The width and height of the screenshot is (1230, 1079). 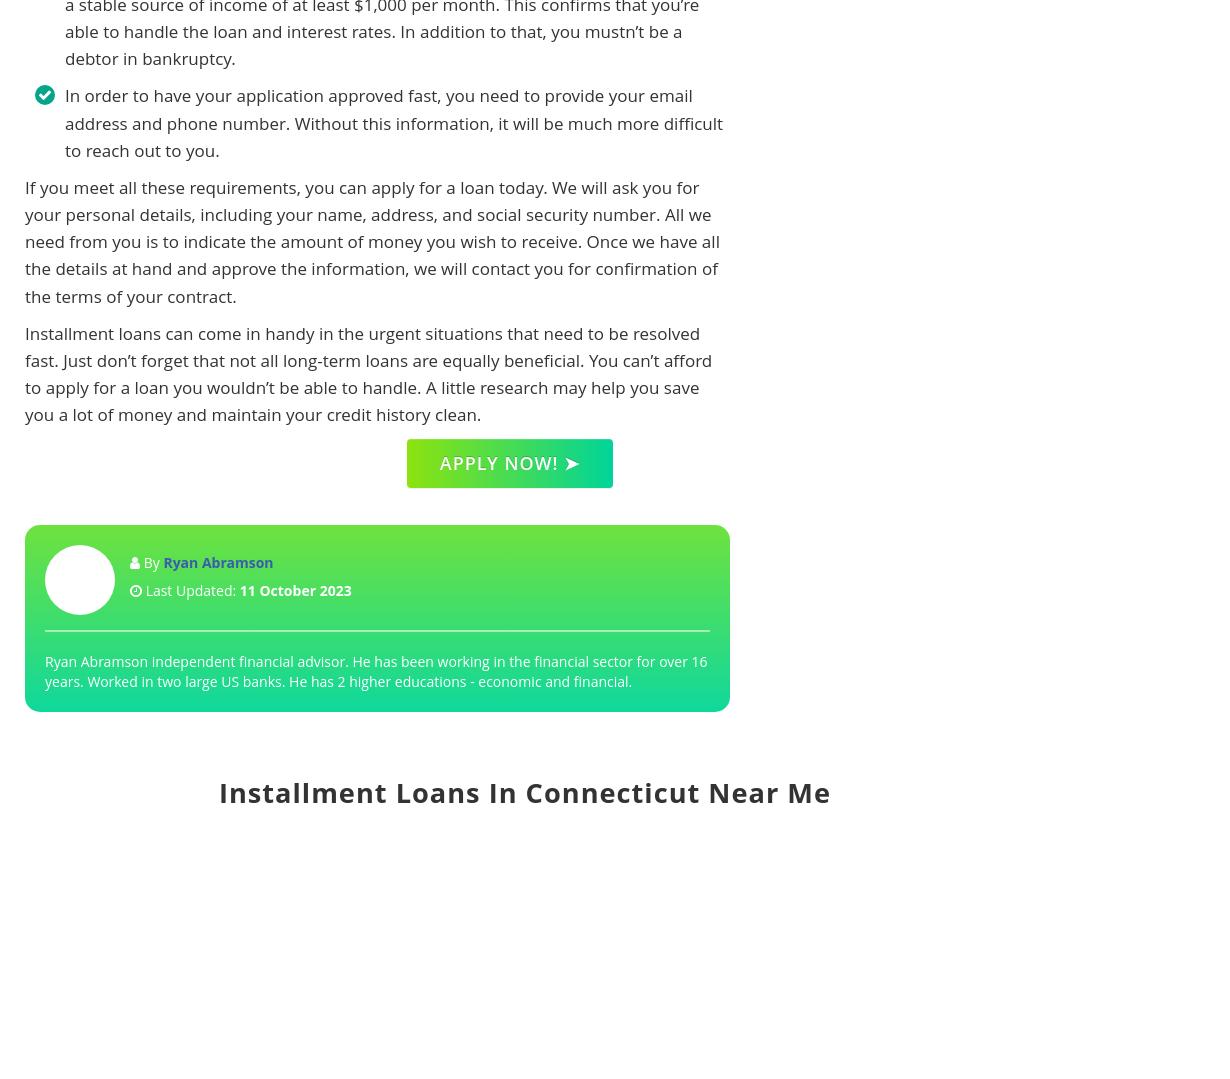 I want to click on 'By', so click(x=151, y=561).